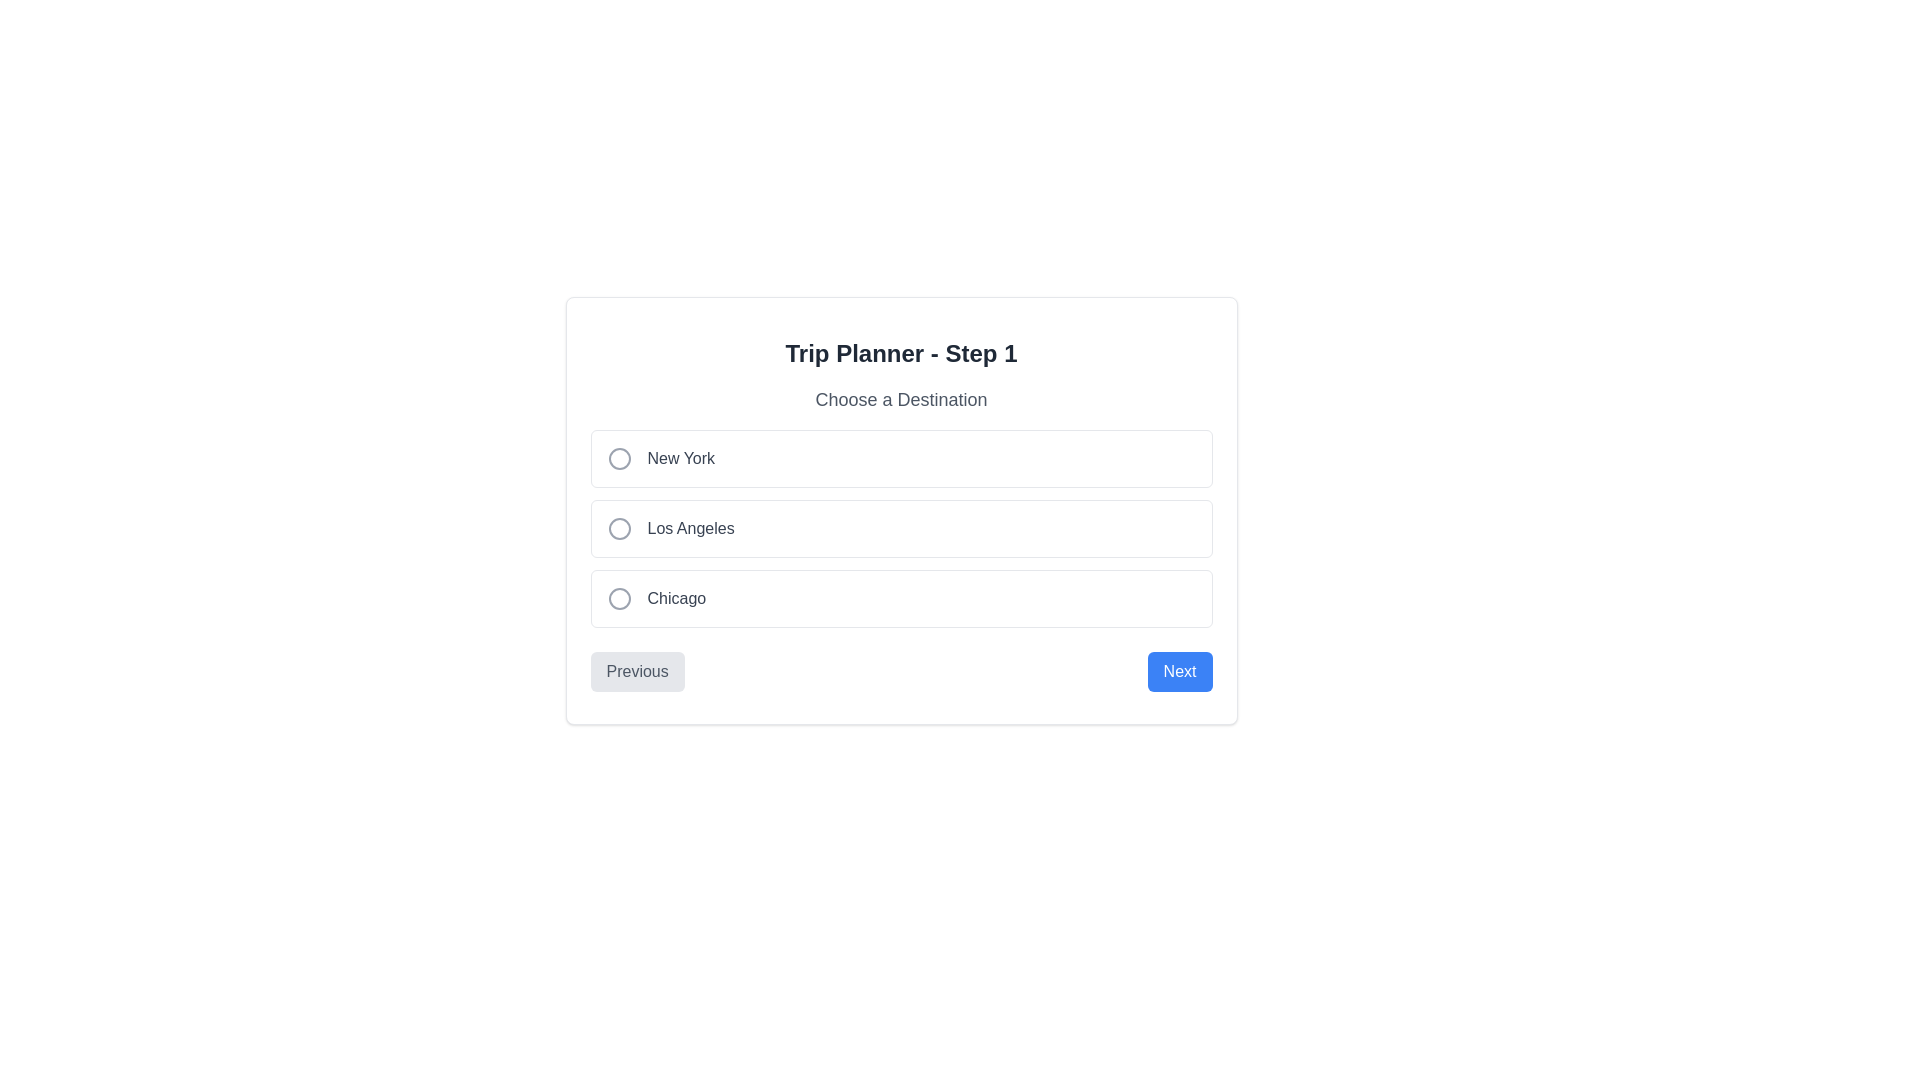 The image size is (1920, 1080). Describe the element at coordinates (618, 527) in the screenshot. I see `the Radio button indicator (SVG icon) associated with 'Los Angeles', which is the second option in the group of choices located to the right of the text 'Los Angeles'` at that location.